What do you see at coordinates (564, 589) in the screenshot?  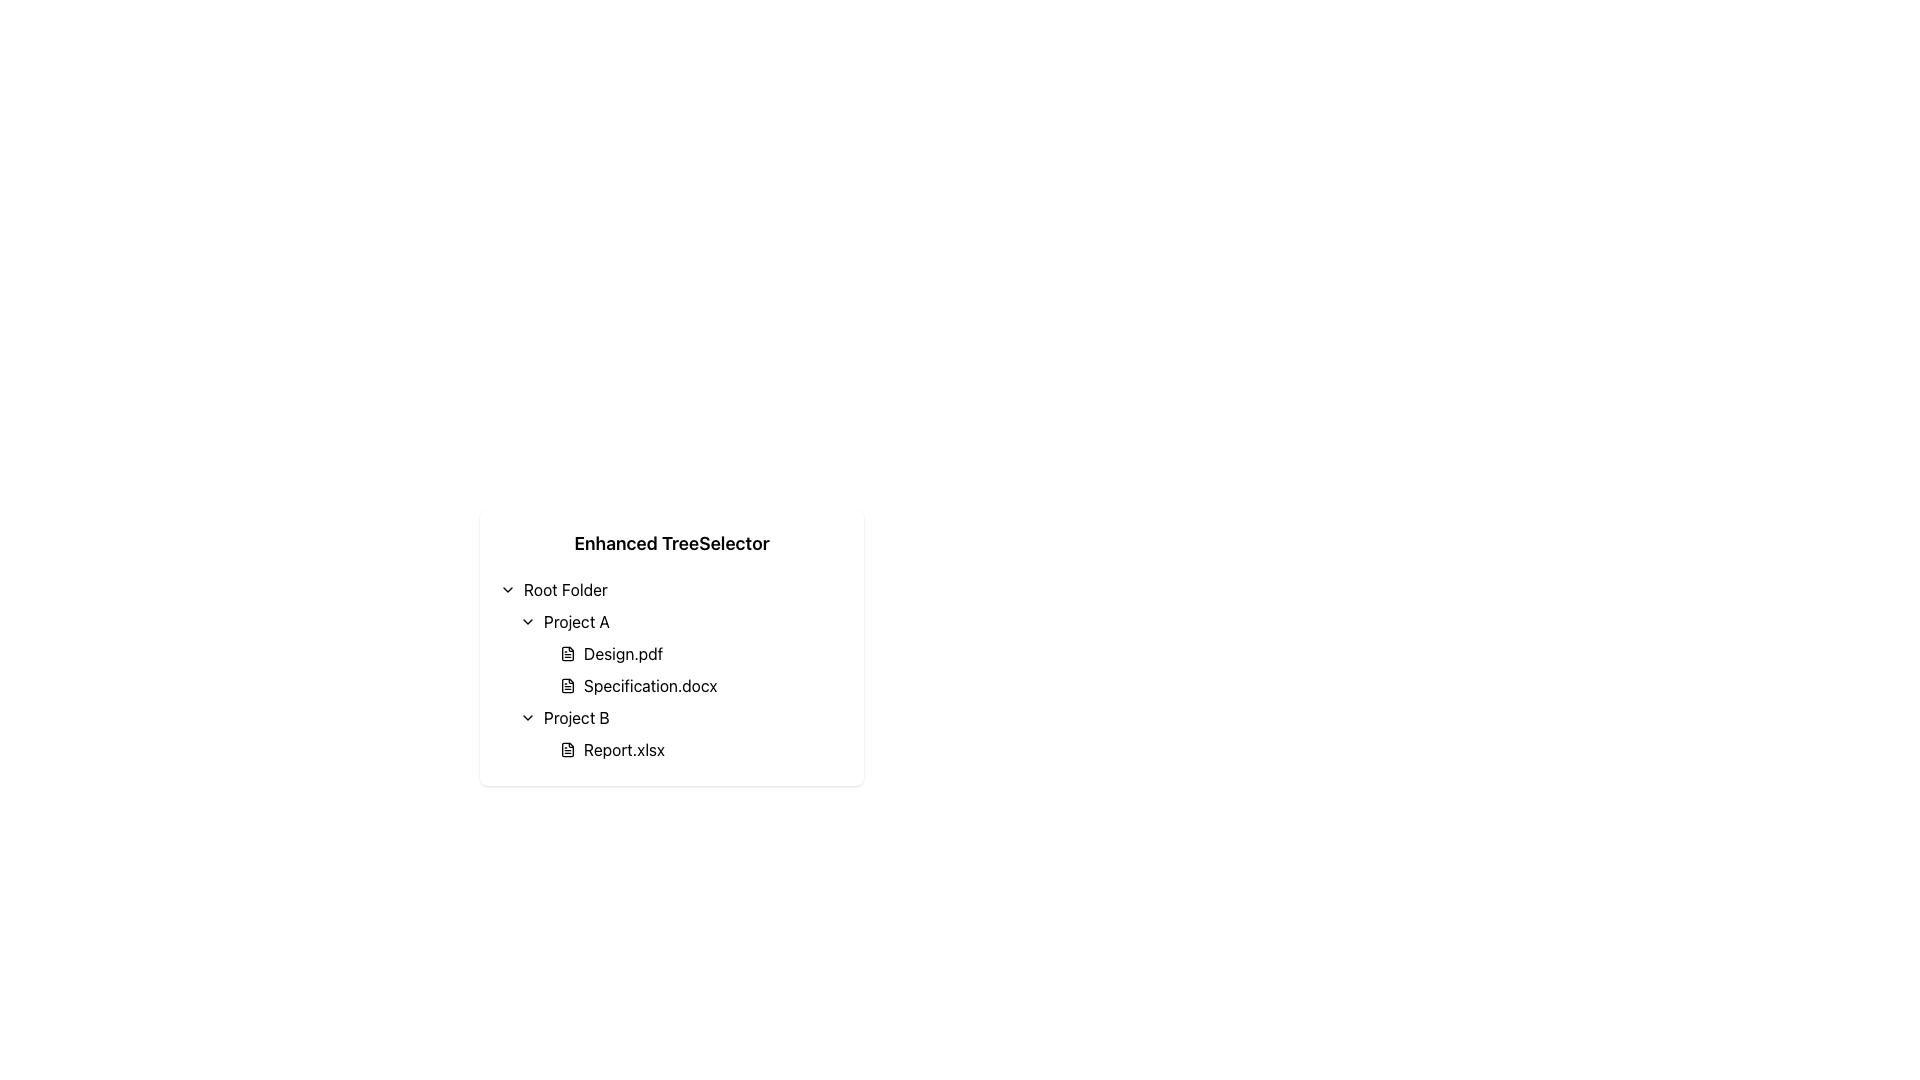 I see `the folder label for the root directory to expand or collapse its contents` at bounding box center [564, 589].